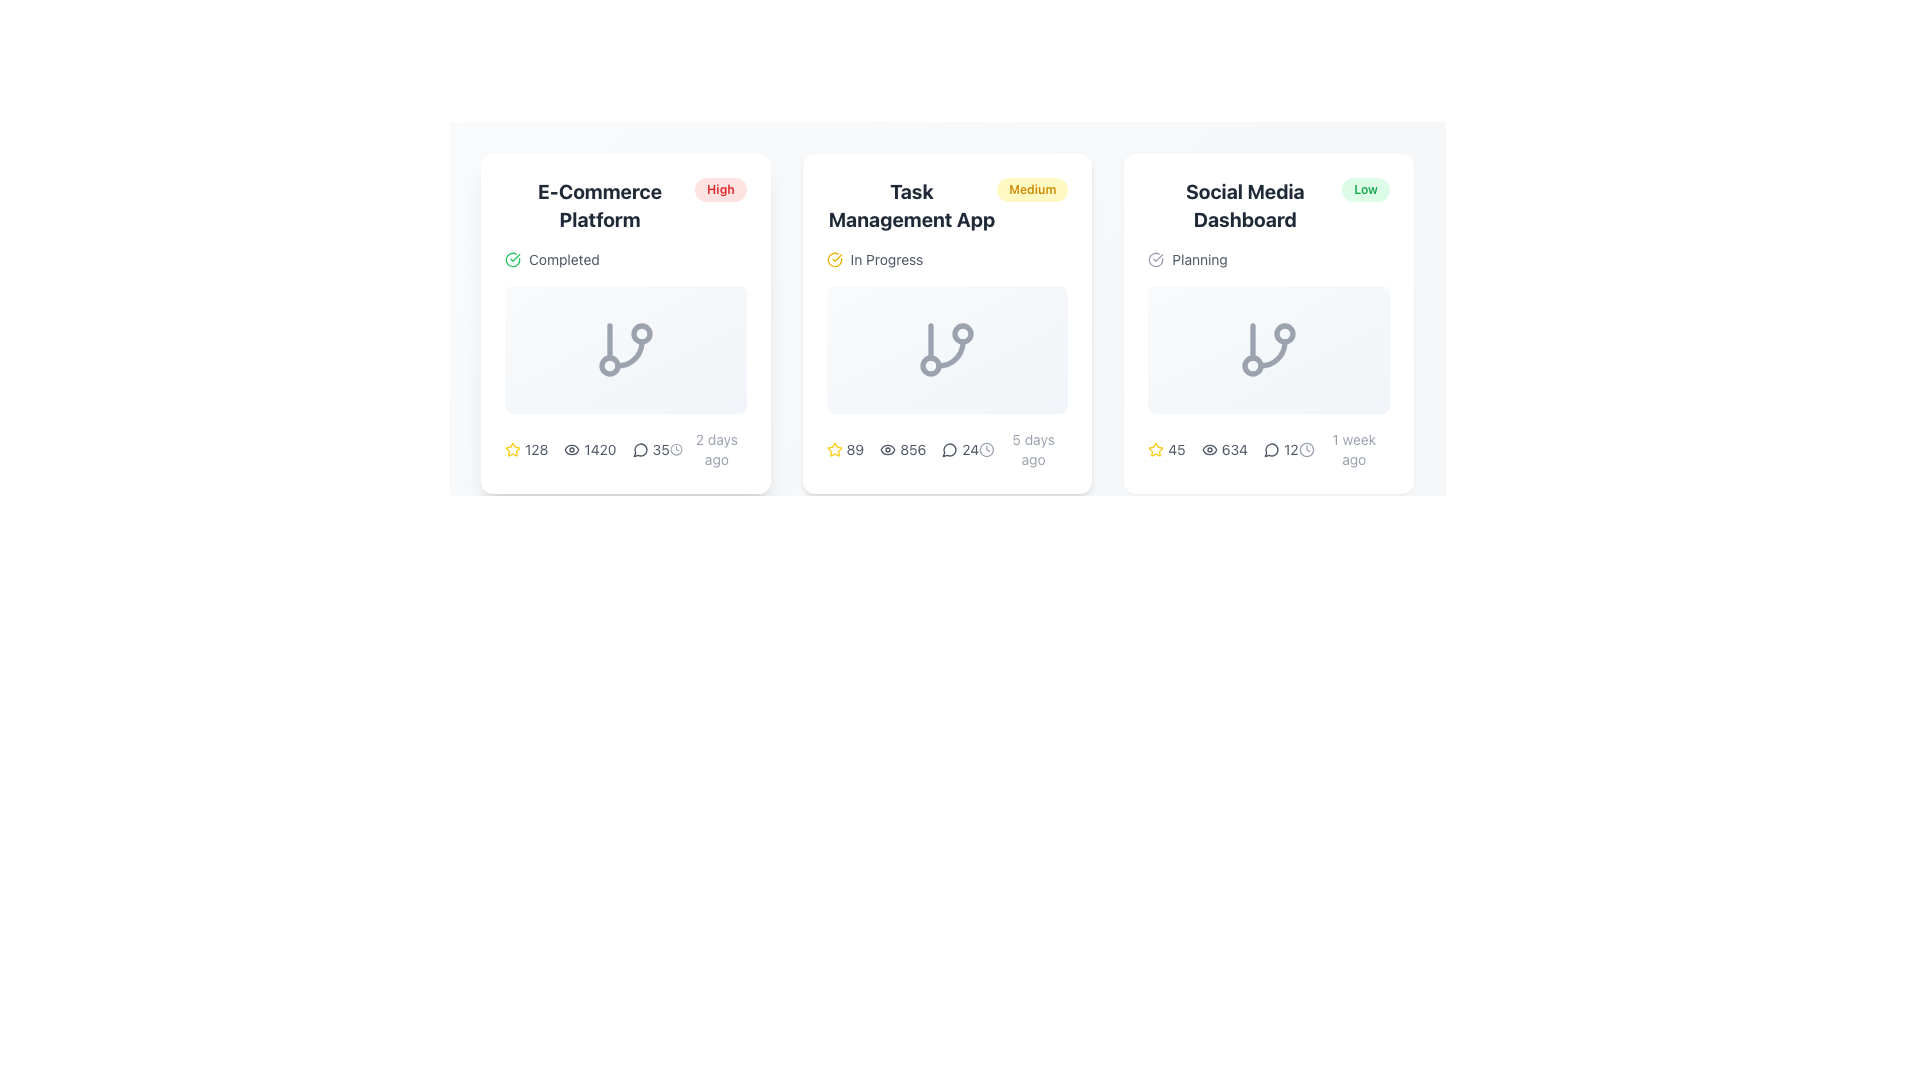 Image resolution: width=1920 pixels, height=1080 pixels. What do you see at coordinates (887, 450) in the screenshot?
I see `the view count icon of the 'Task Management App' card, which is the leftmost component of a horizontal group containing an eye icon and text, located at the bottom of the card` at bounding box center [887, 450].